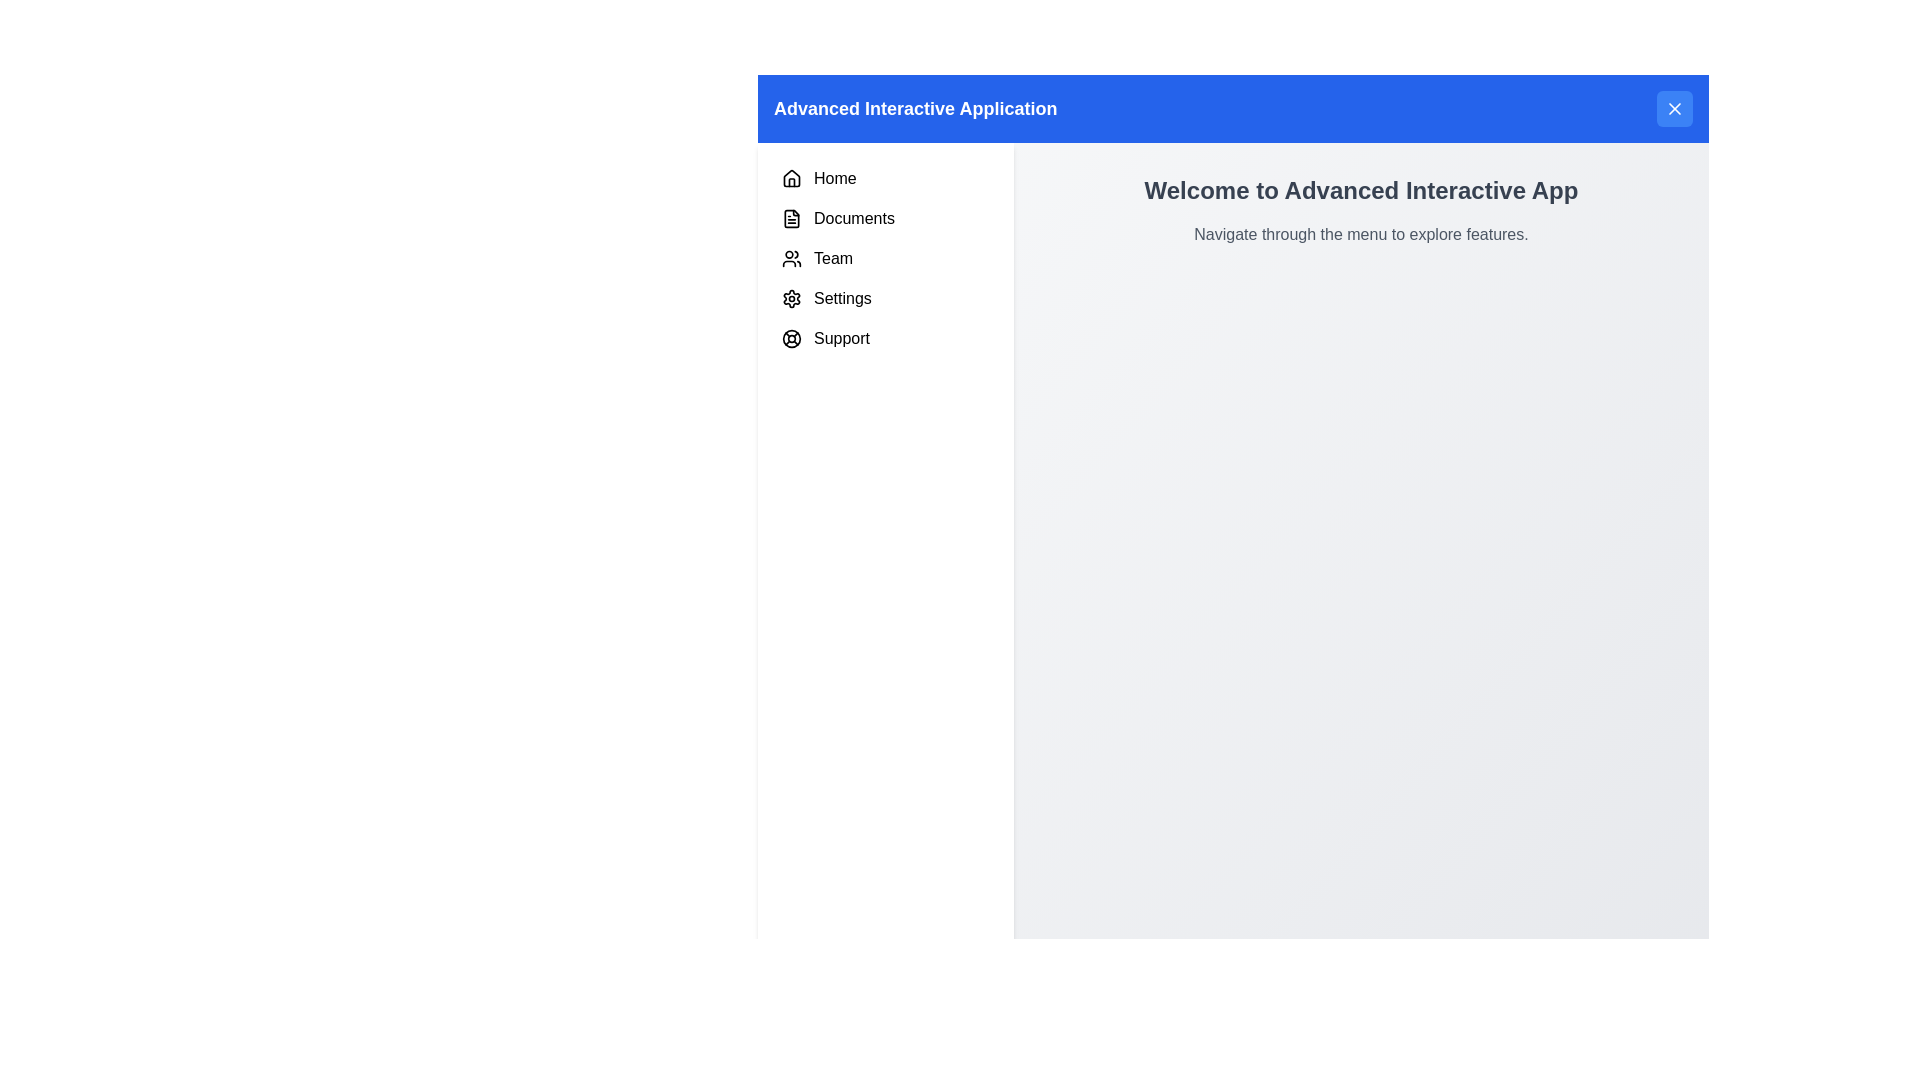  What do you see at coordinates (833, 257) in the screenshot?
I see `the 'Team' text label in the vertical navigation menu` at bounding box center [833, 257].